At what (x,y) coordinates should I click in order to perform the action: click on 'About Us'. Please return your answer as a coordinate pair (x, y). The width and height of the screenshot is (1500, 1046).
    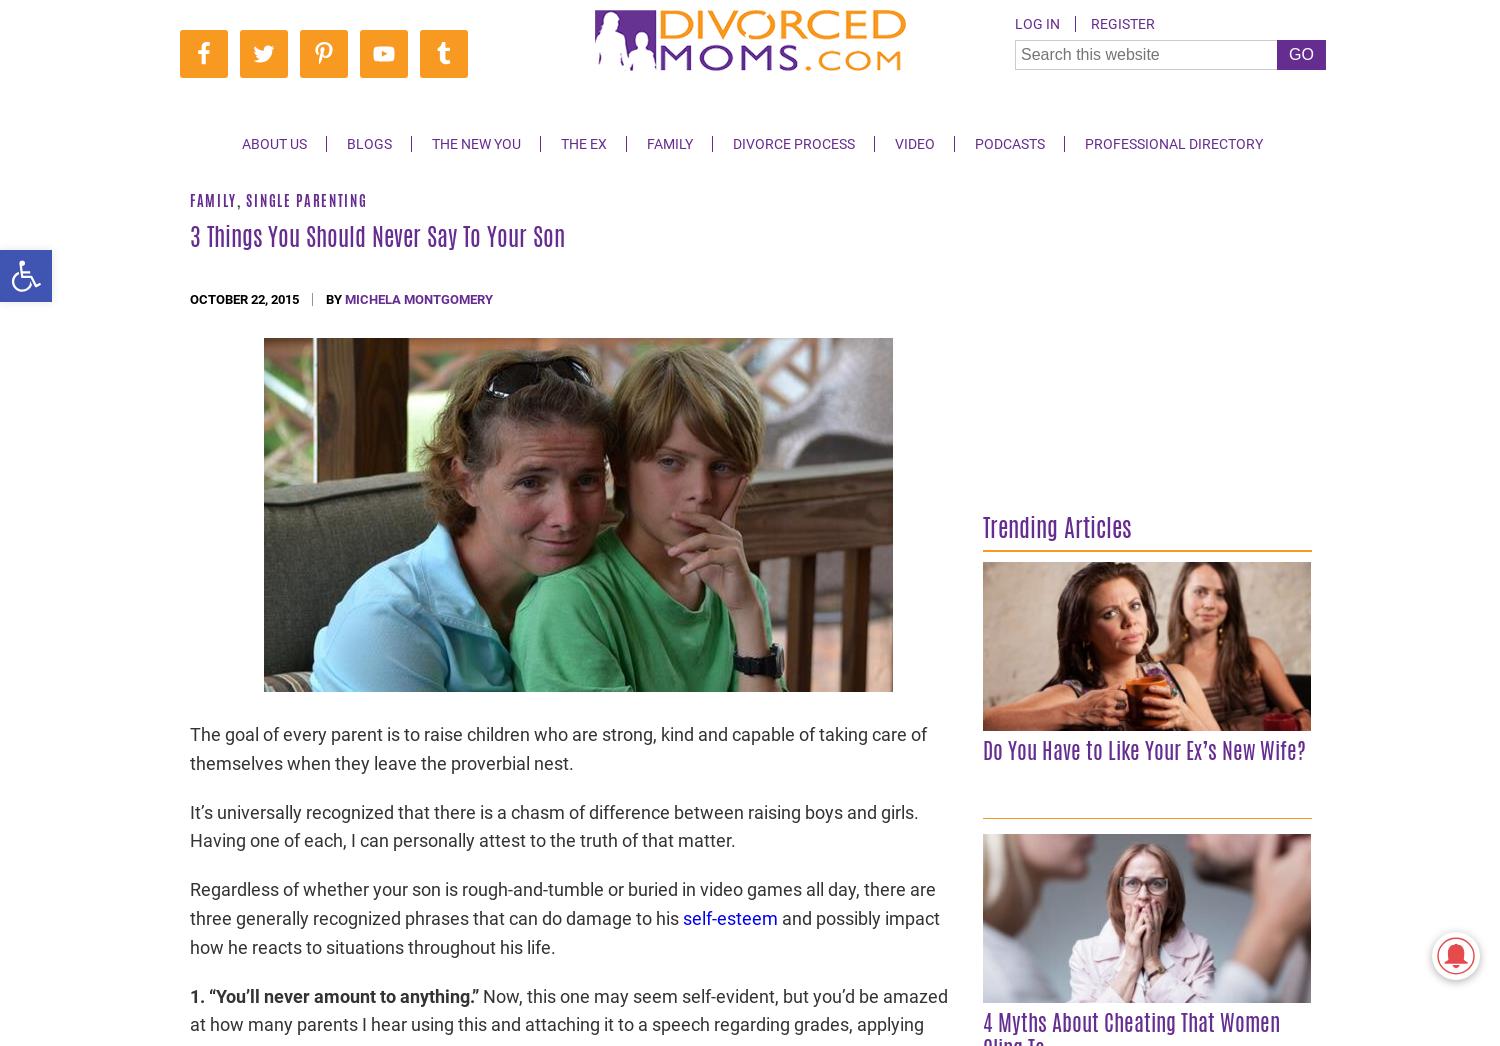
    Looking at the image, I should click on (273, 143).